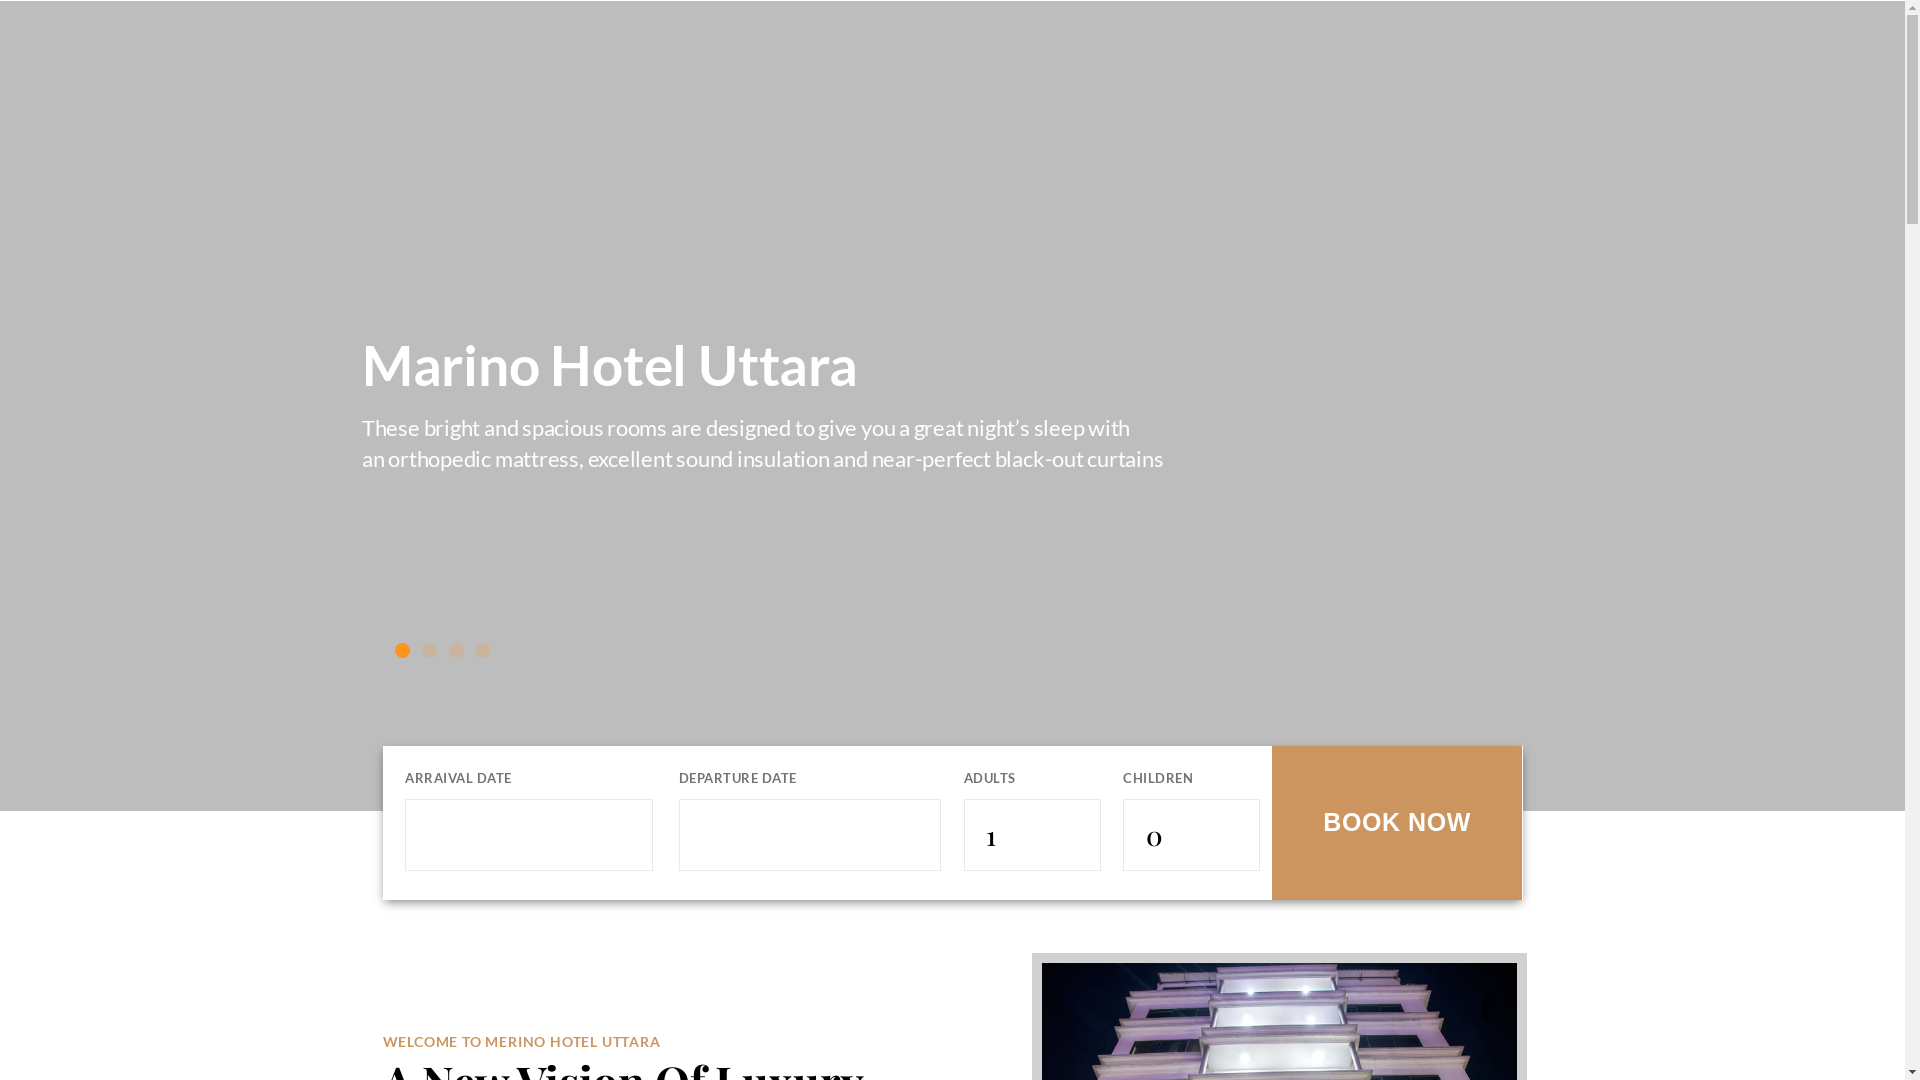 This screenshot has width=1920, height=1080. Describe the element at coordinates (1395, 822) in the screenshot. I see `'BOOK NOW'` at that location.